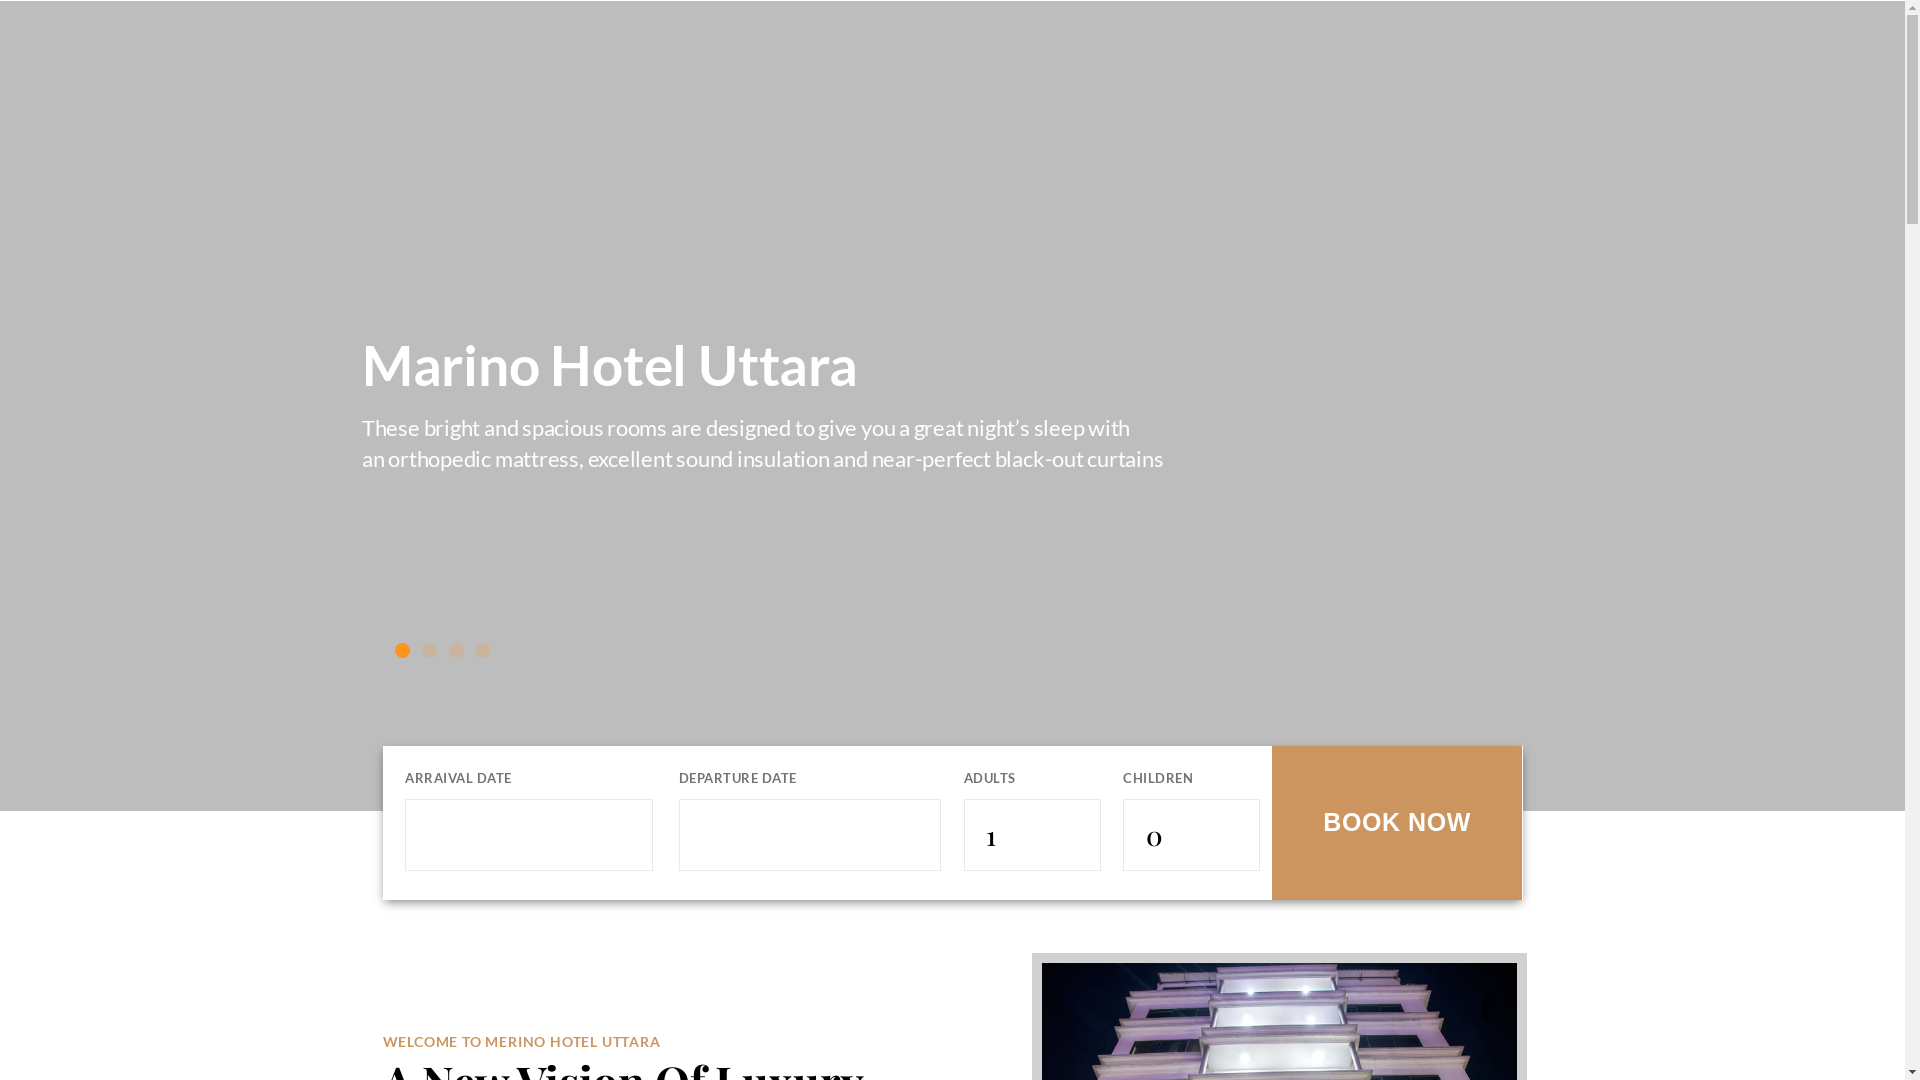 This screenshot has width=1920, height=1080. Describe the element at coordinates (1395, 822) in the screenshot. I see `'BOOK NOW'` at that location.